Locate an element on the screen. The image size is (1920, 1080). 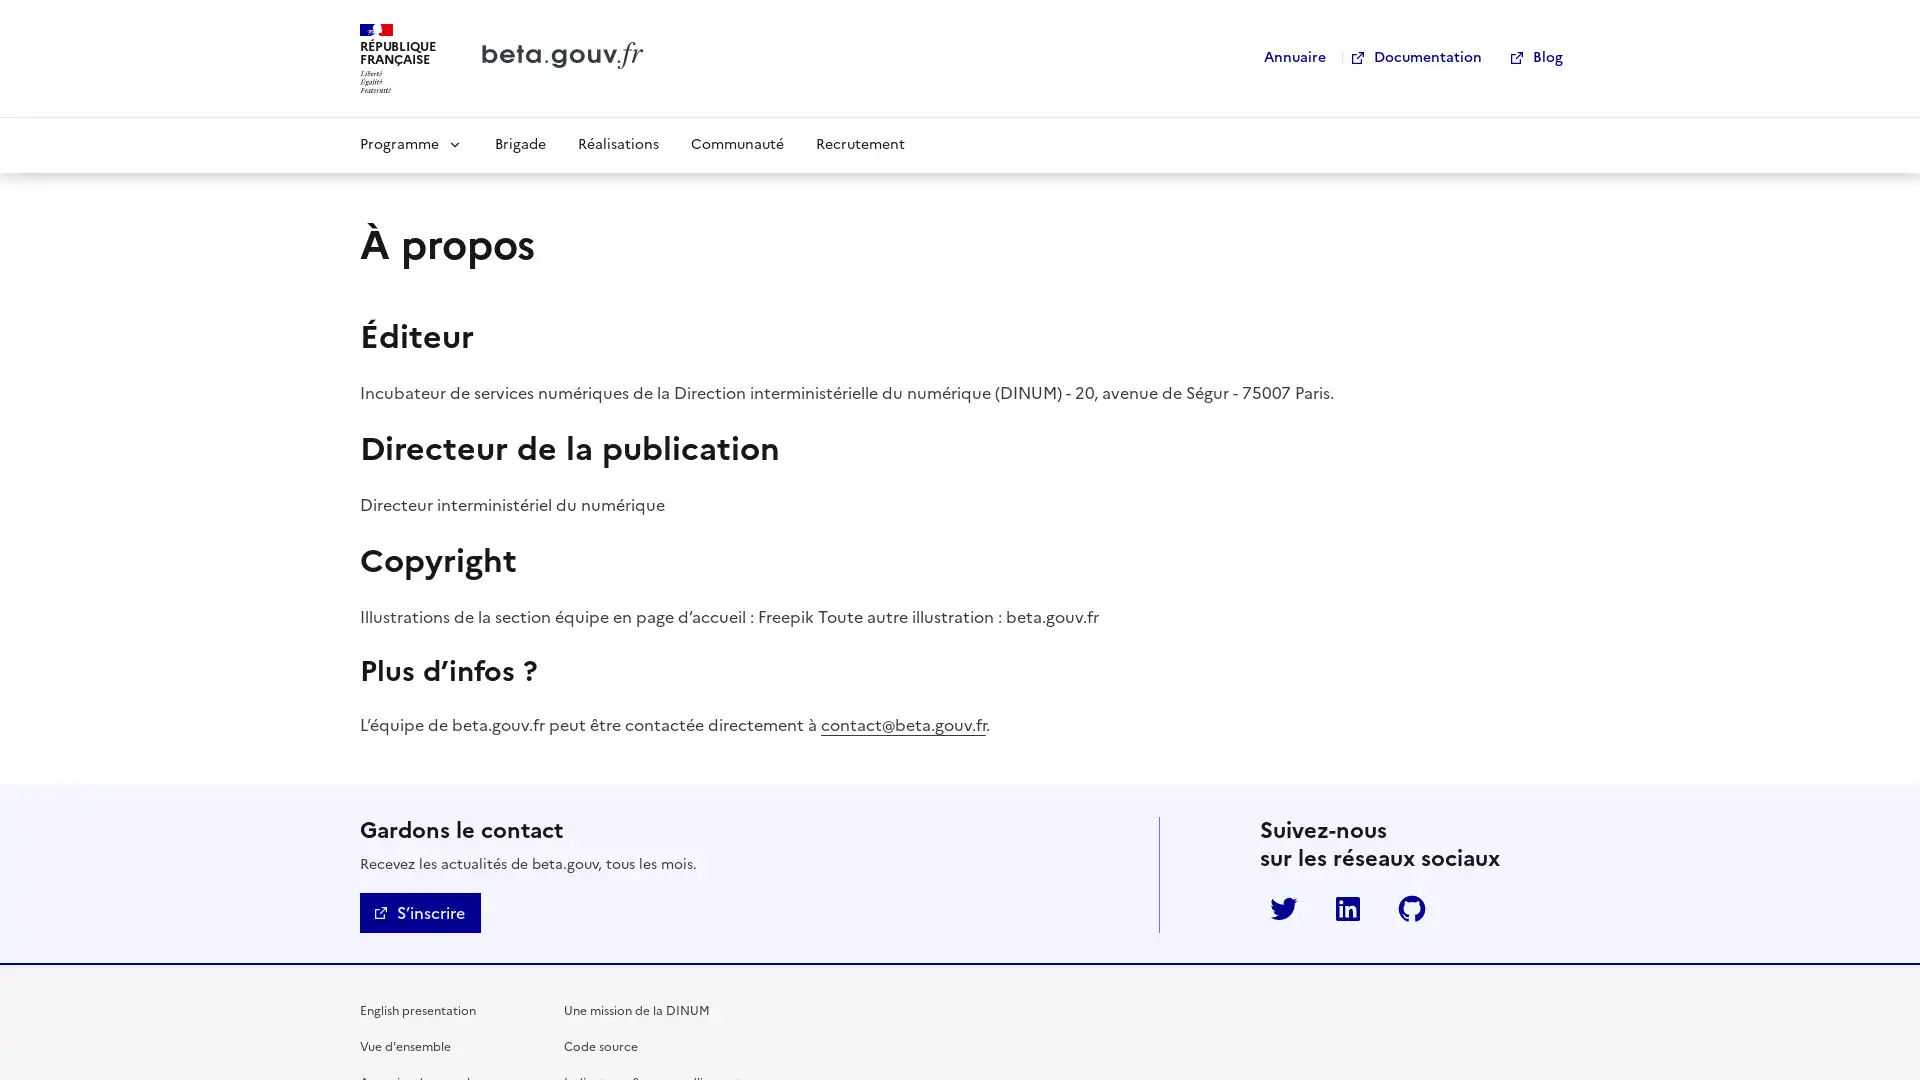
Programme is located at coordinates (410, 142).